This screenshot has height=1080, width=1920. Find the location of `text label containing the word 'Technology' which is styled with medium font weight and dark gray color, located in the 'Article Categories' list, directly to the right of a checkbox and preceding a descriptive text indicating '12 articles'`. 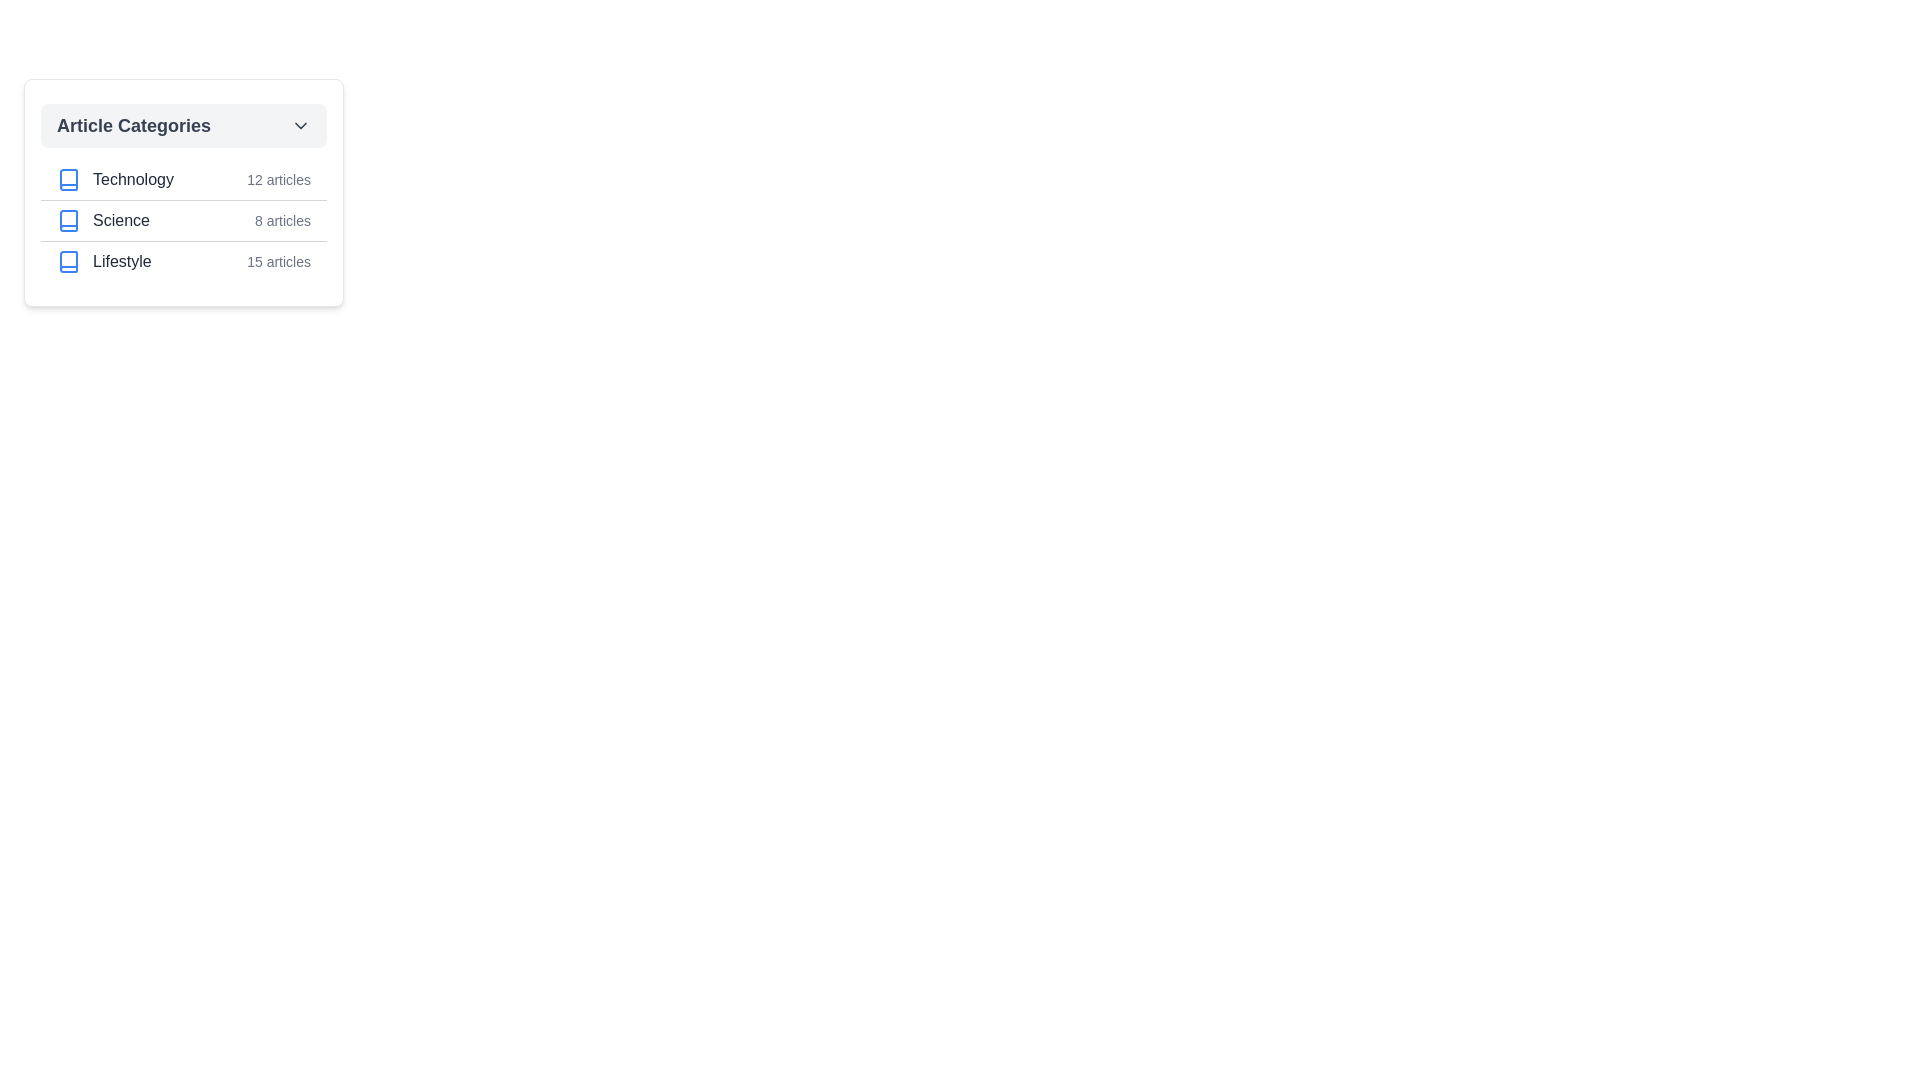

text label containing the word 'Technology' which is styled with medium font weight and dark gray color, located in the 'Article Categories' list, directly to the right of a checkbox and preceding a descriptive text indicating '12 articles' is located at coordinates (132, 180).